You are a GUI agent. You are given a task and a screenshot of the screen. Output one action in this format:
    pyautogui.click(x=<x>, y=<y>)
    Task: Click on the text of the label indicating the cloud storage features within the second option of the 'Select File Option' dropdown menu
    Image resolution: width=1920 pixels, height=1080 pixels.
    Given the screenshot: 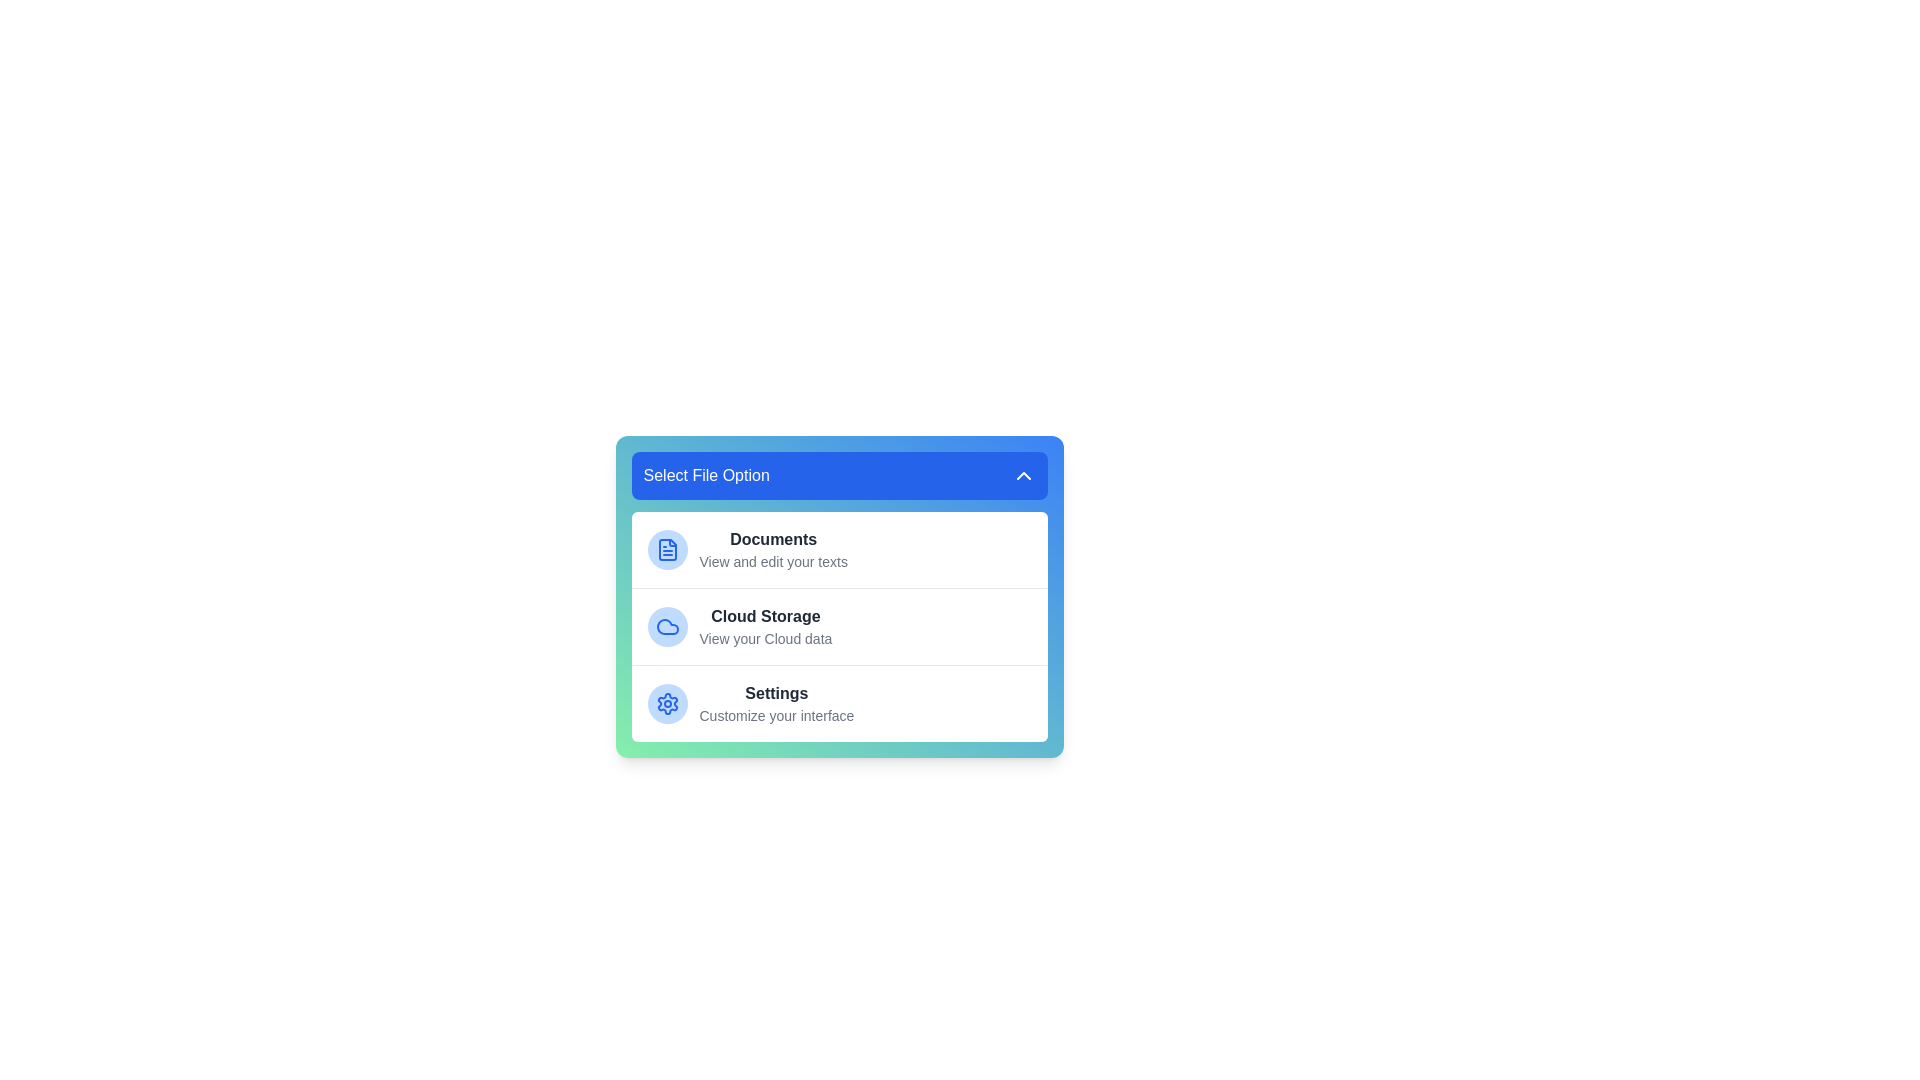 What is the action you would take?
    pyautogui.click(x=764, y=616)
    